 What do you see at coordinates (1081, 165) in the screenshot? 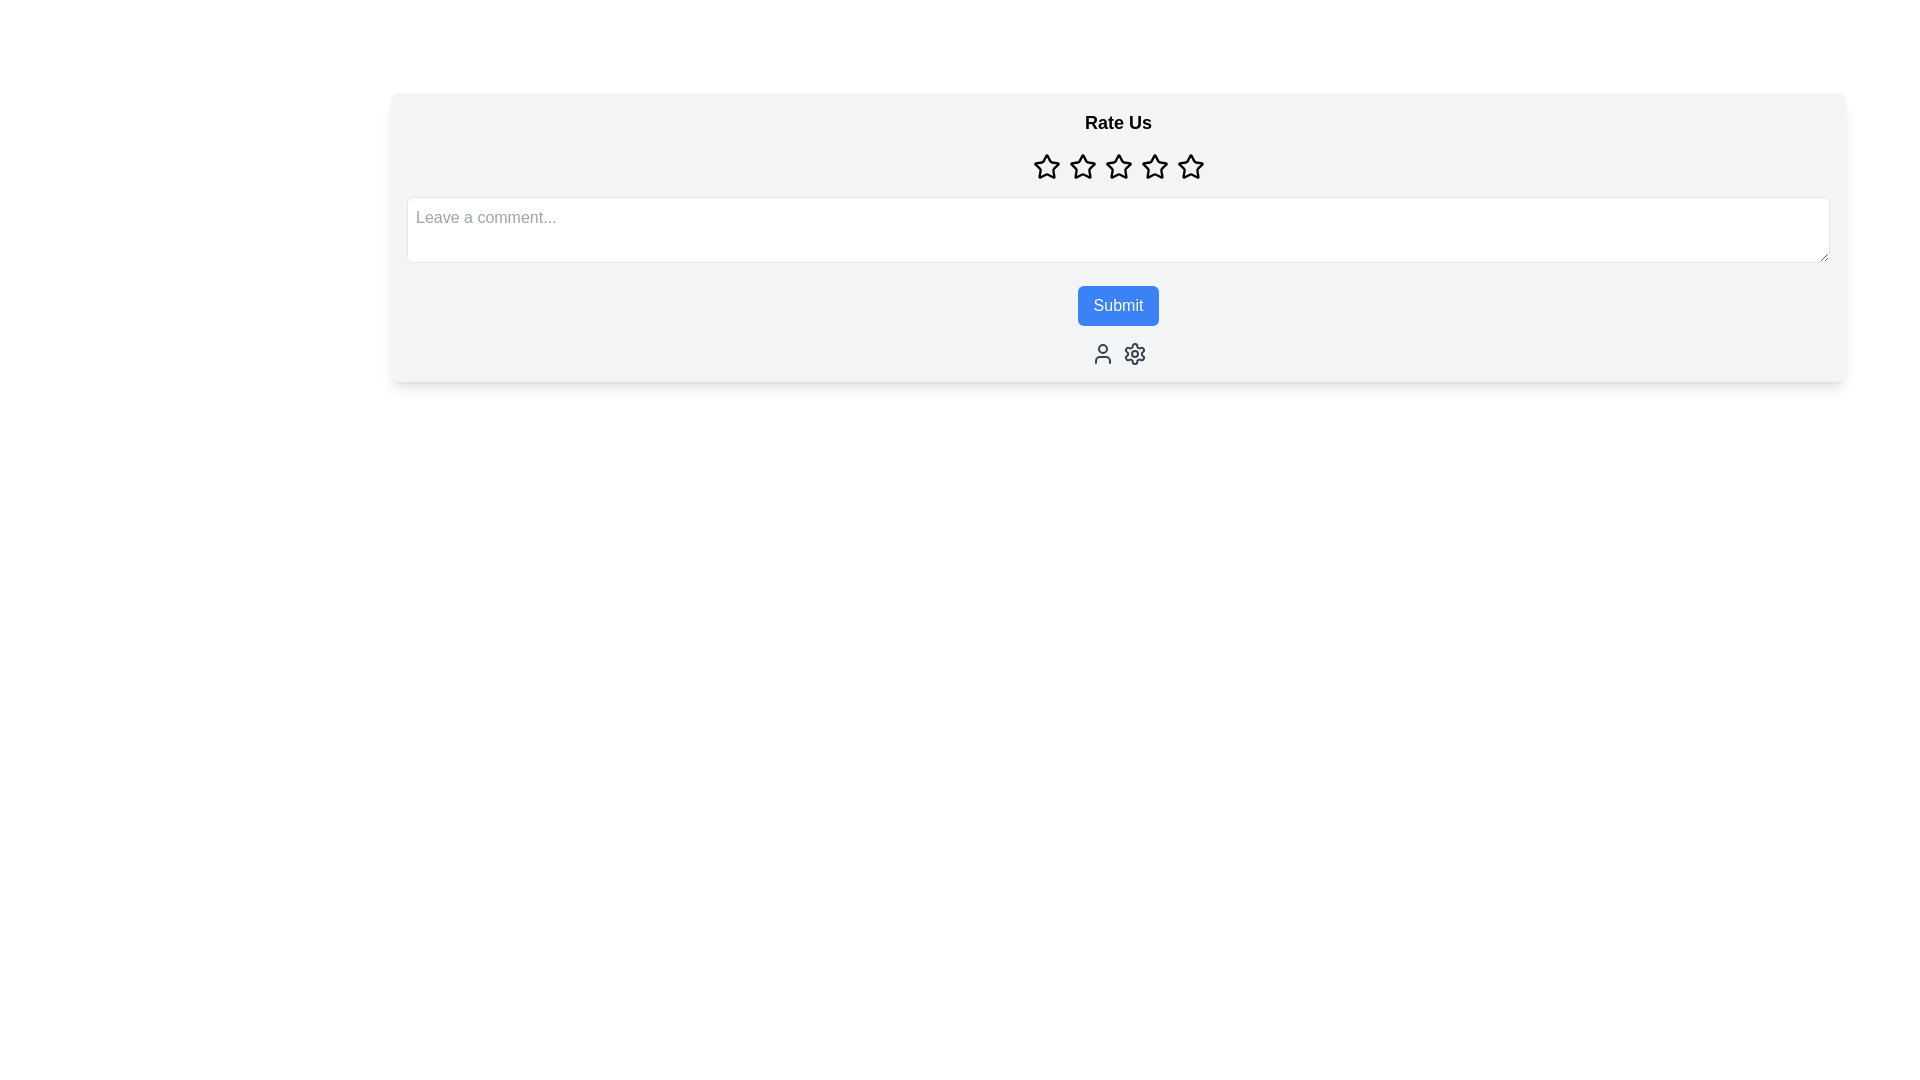
I see `the second star icon in the rating system to provide a rating of 2 out of 5` at bounding box center [1081, 165].